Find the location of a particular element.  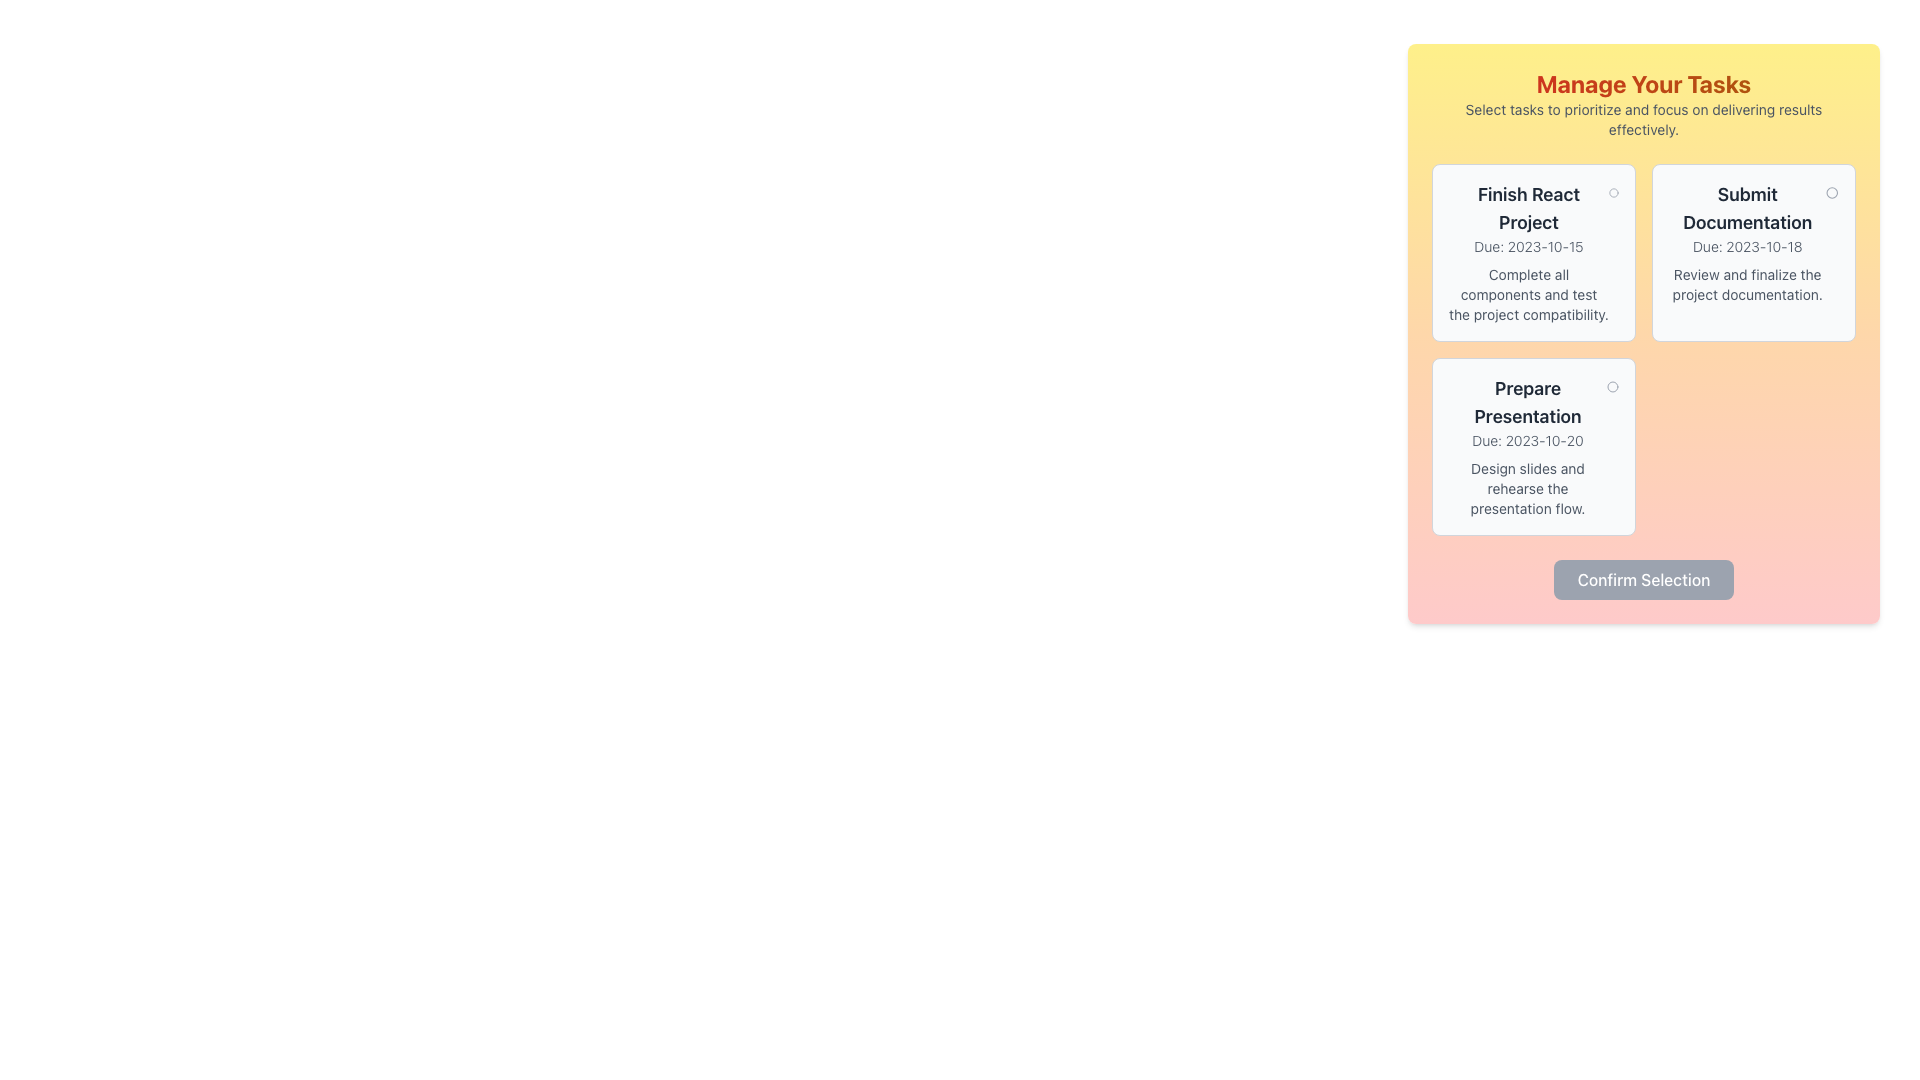

the 'Submit Documentation' text block, which is a two-line text component in a larger, bold font style with dark gray color, located in the upper-middle section of a light gray box, to highlight the associated task is located at coordinates (1746, 208).